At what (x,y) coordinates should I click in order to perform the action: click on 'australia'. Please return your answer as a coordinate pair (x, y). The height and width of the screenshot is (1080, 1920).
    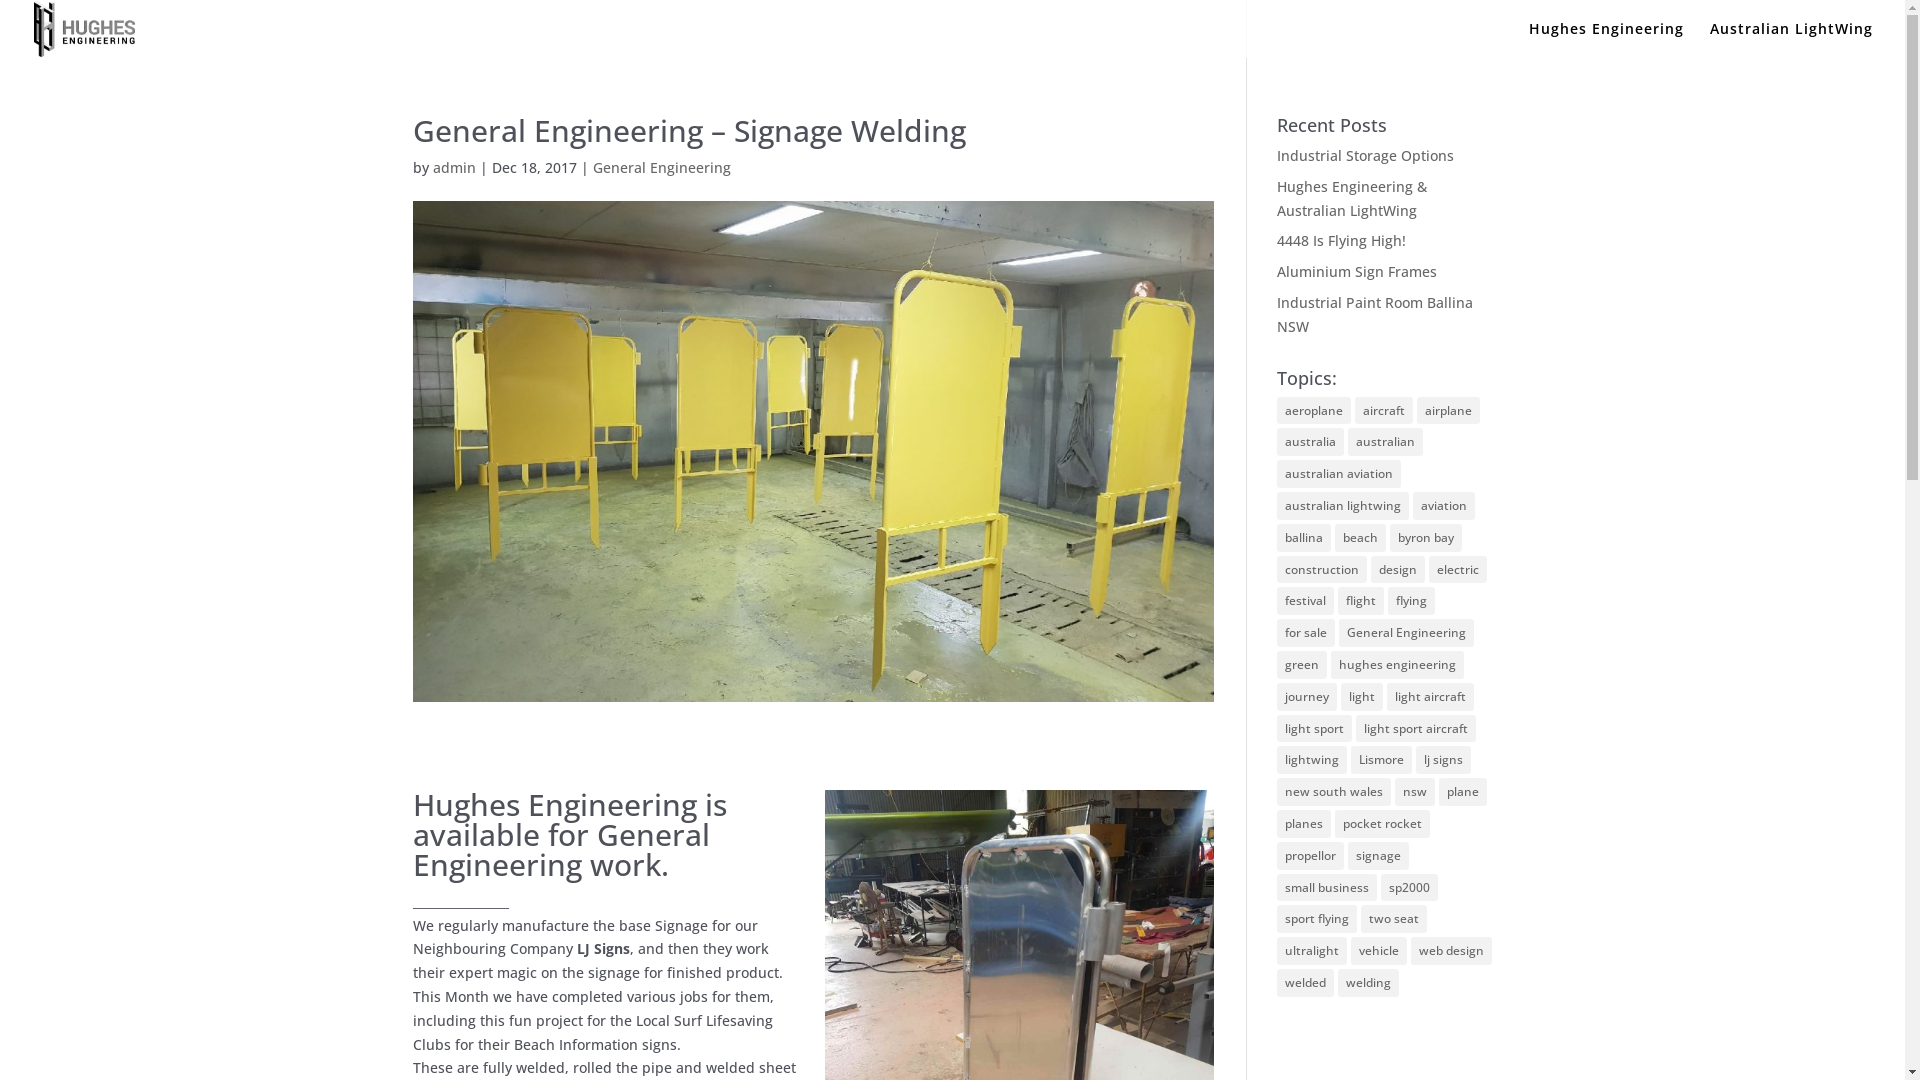
    Looking at the image, I should click on (1310, 441).